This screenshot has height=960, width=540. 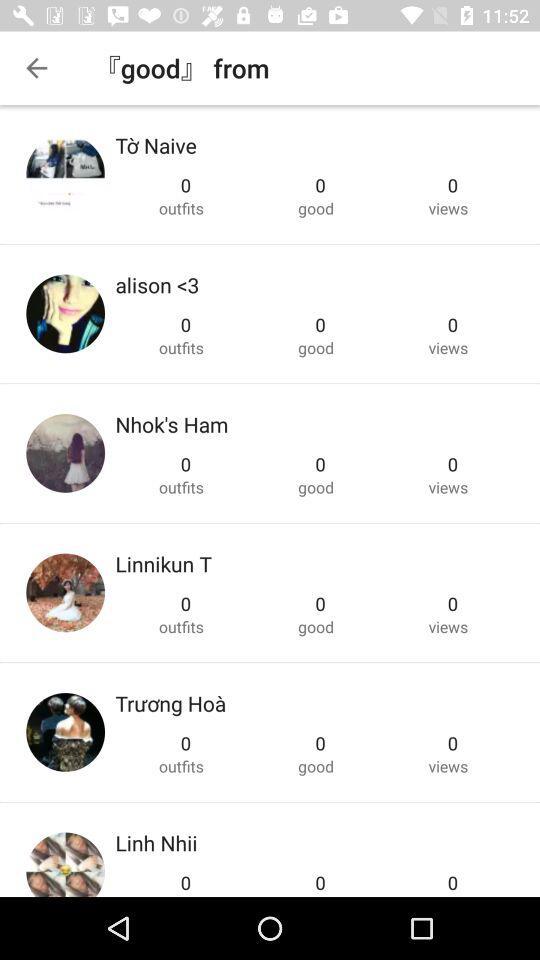 I want to click on the item below the outfits item, so click(x=171, y=424).